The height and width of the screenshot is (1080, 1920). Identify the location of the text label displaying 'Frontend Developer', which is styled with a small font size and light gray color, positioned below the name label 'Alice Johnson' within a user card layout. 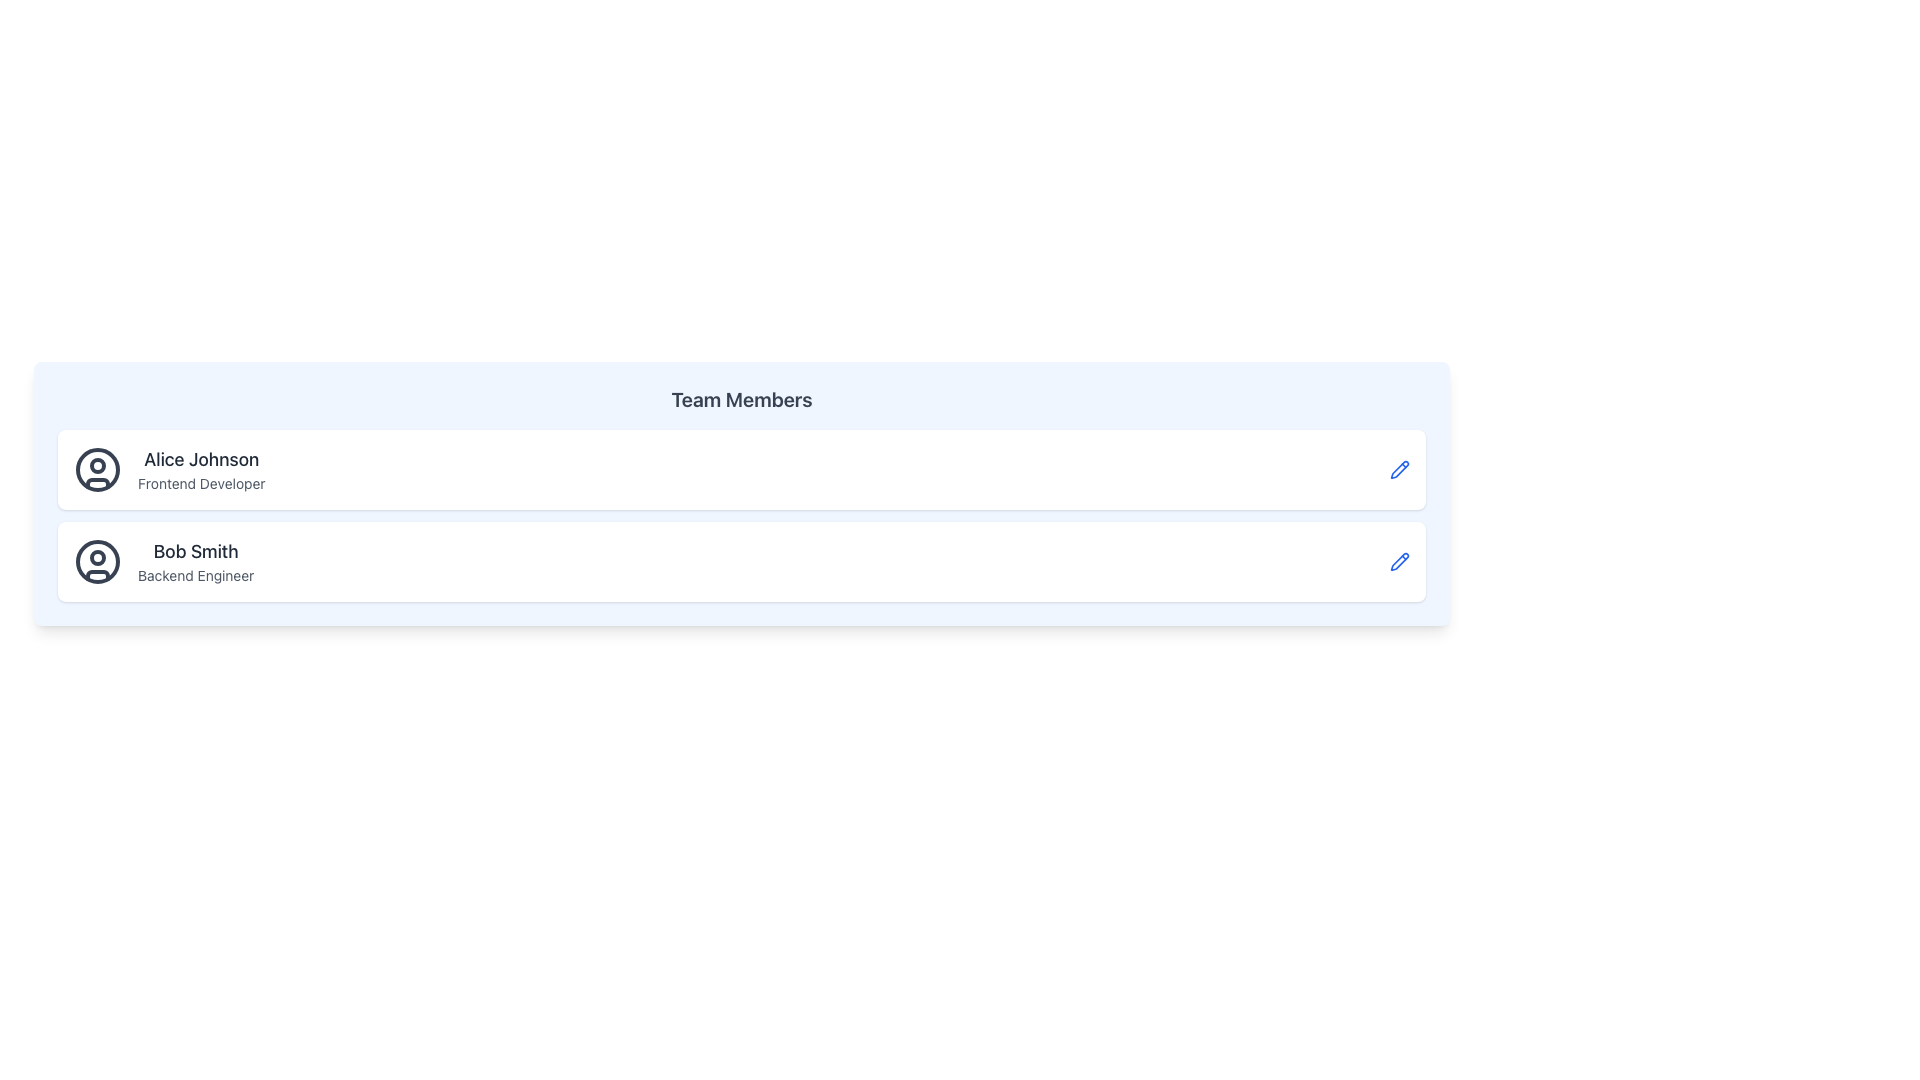
(201, 483).